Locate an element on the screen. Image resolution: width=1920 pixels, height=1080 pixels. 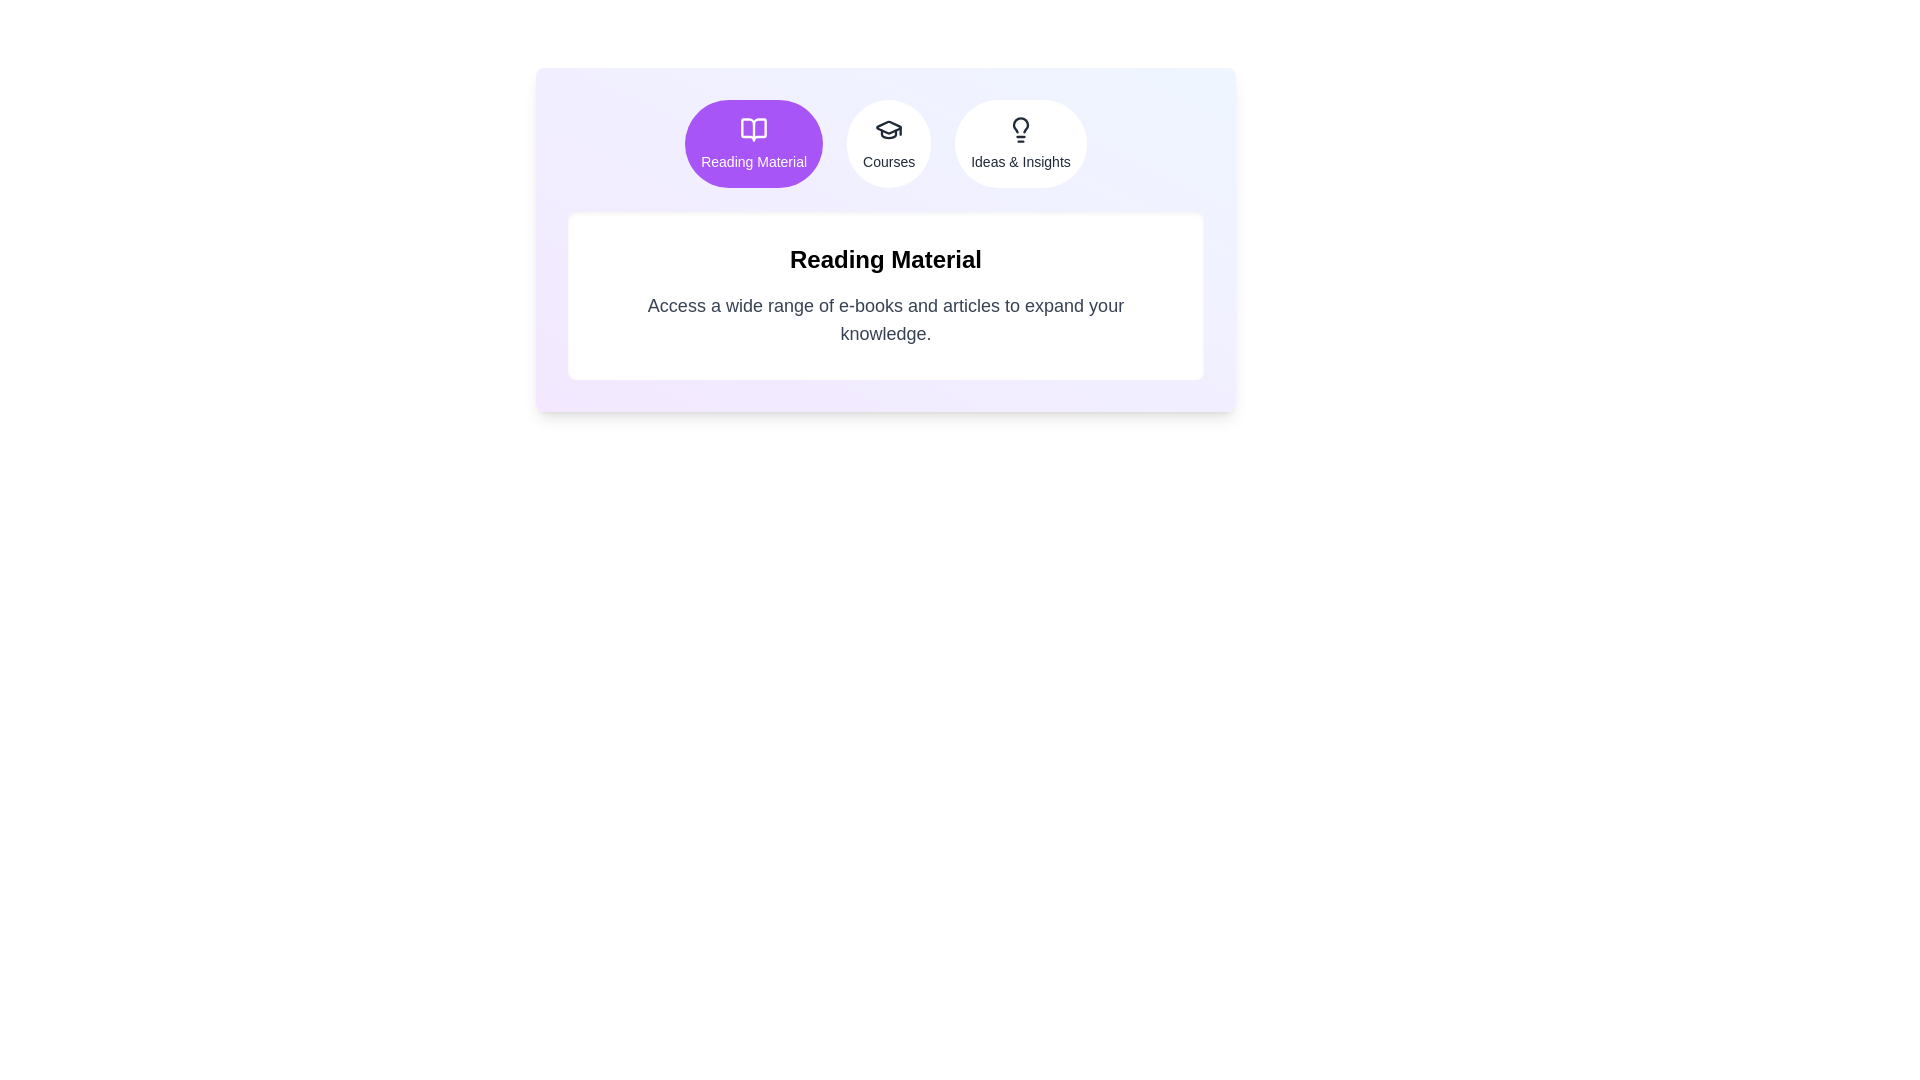
the Reading Material tab to view its content is located at coordinates (752, 142).